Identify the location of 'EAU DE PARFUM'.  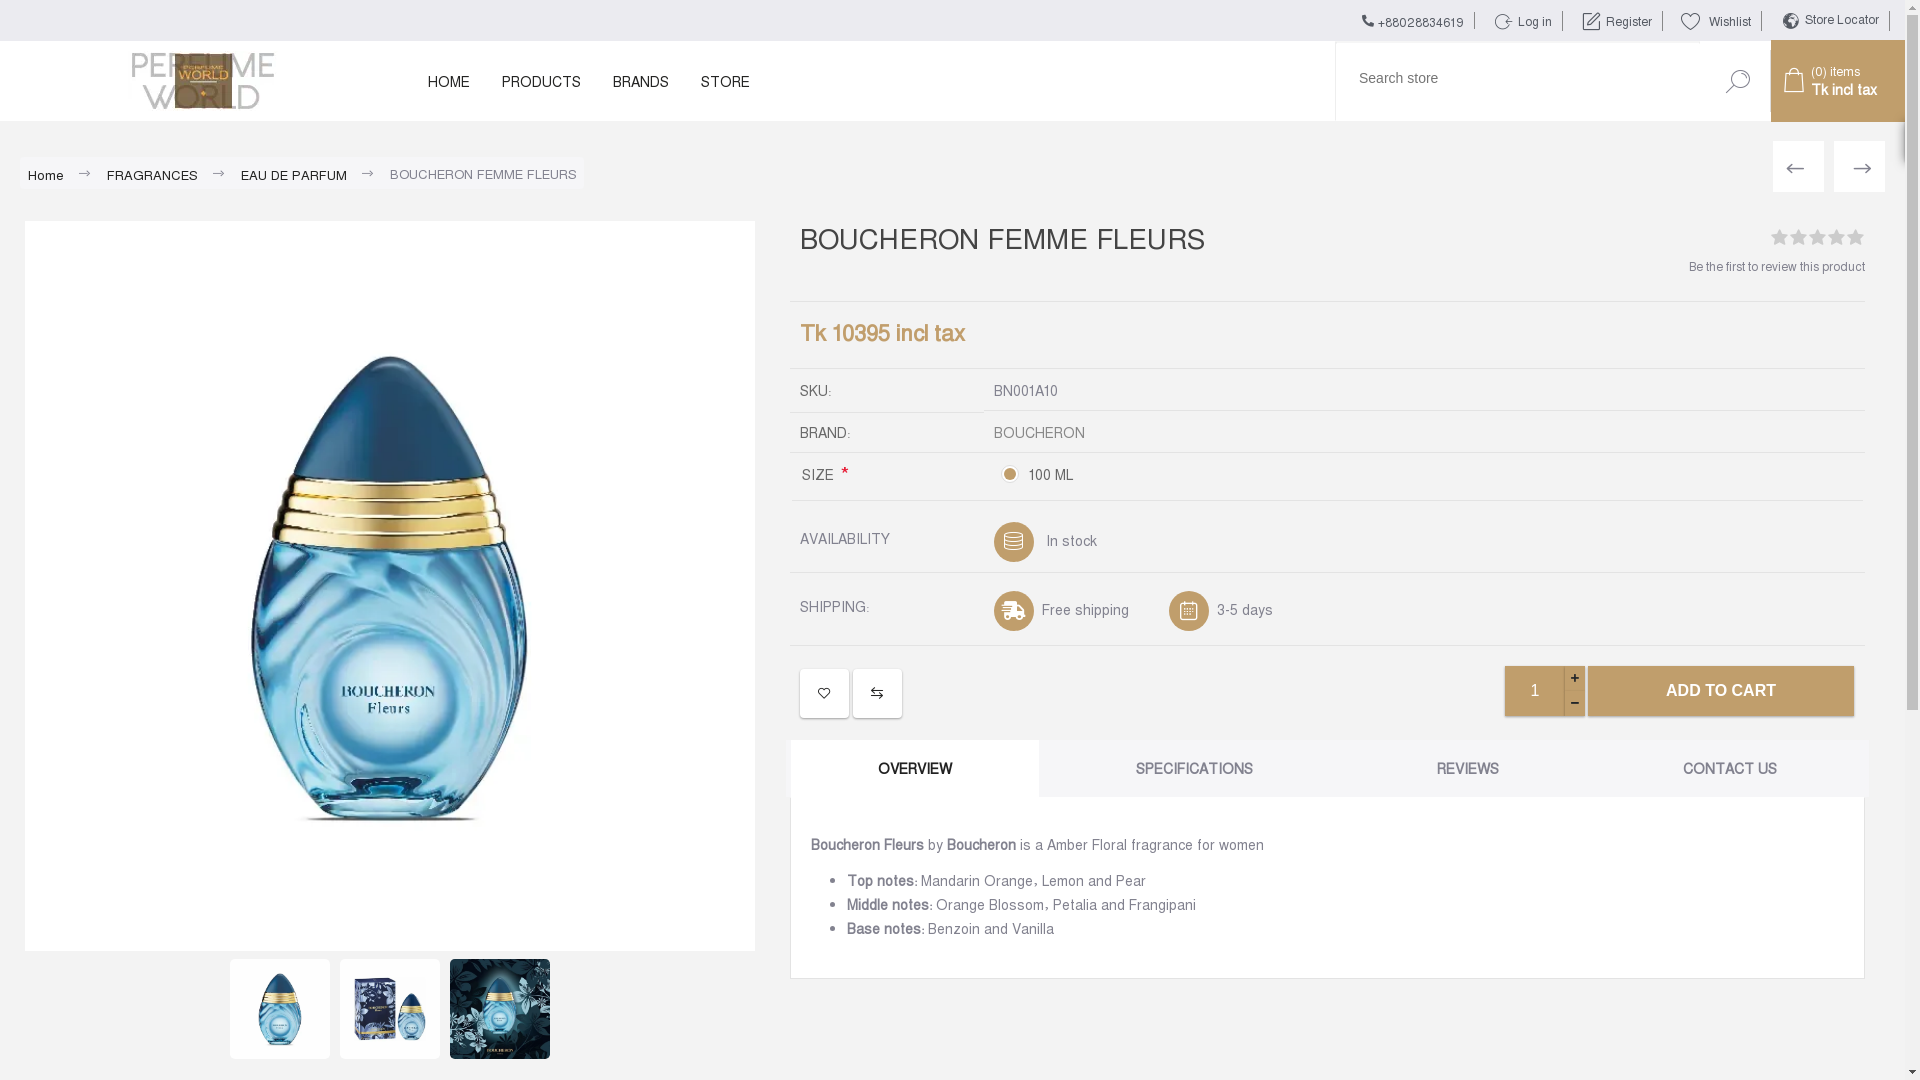
(291, 172).